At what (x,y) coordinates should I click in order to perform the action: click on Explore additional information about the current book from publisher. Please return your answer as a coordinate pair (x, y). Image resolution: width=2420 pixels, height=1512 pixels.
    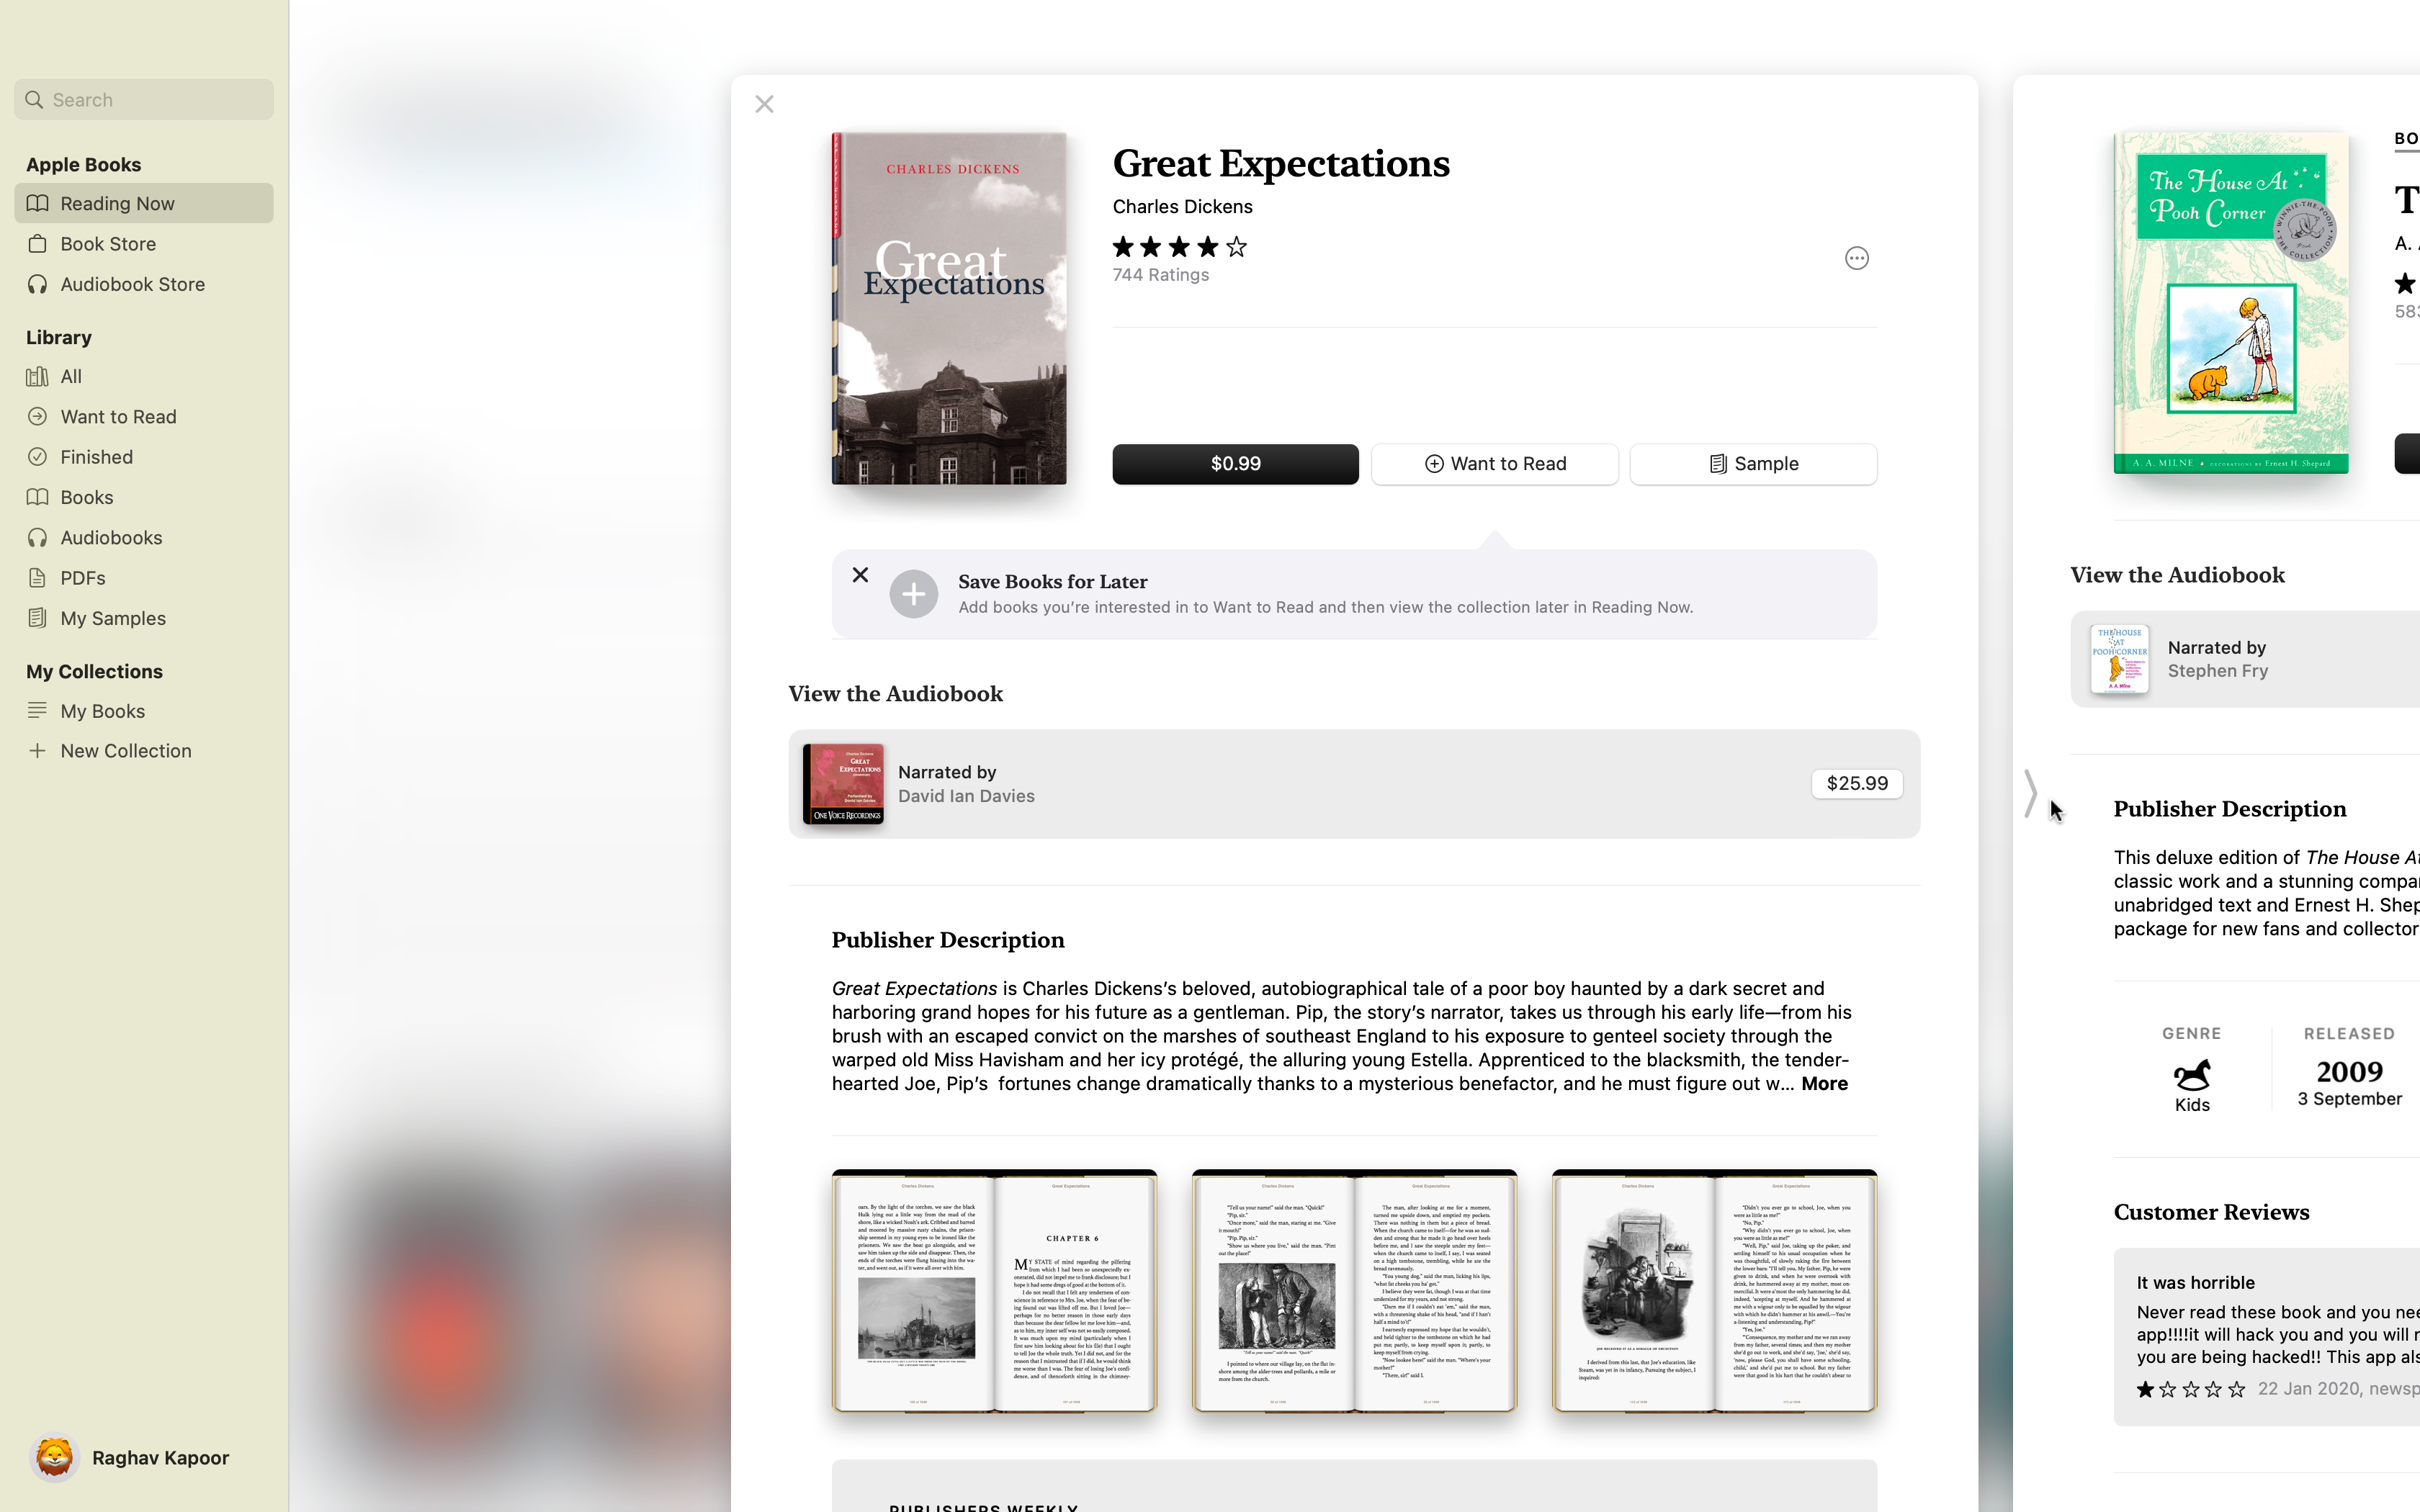
    Looking at the image, I should click on (1826, 1083).